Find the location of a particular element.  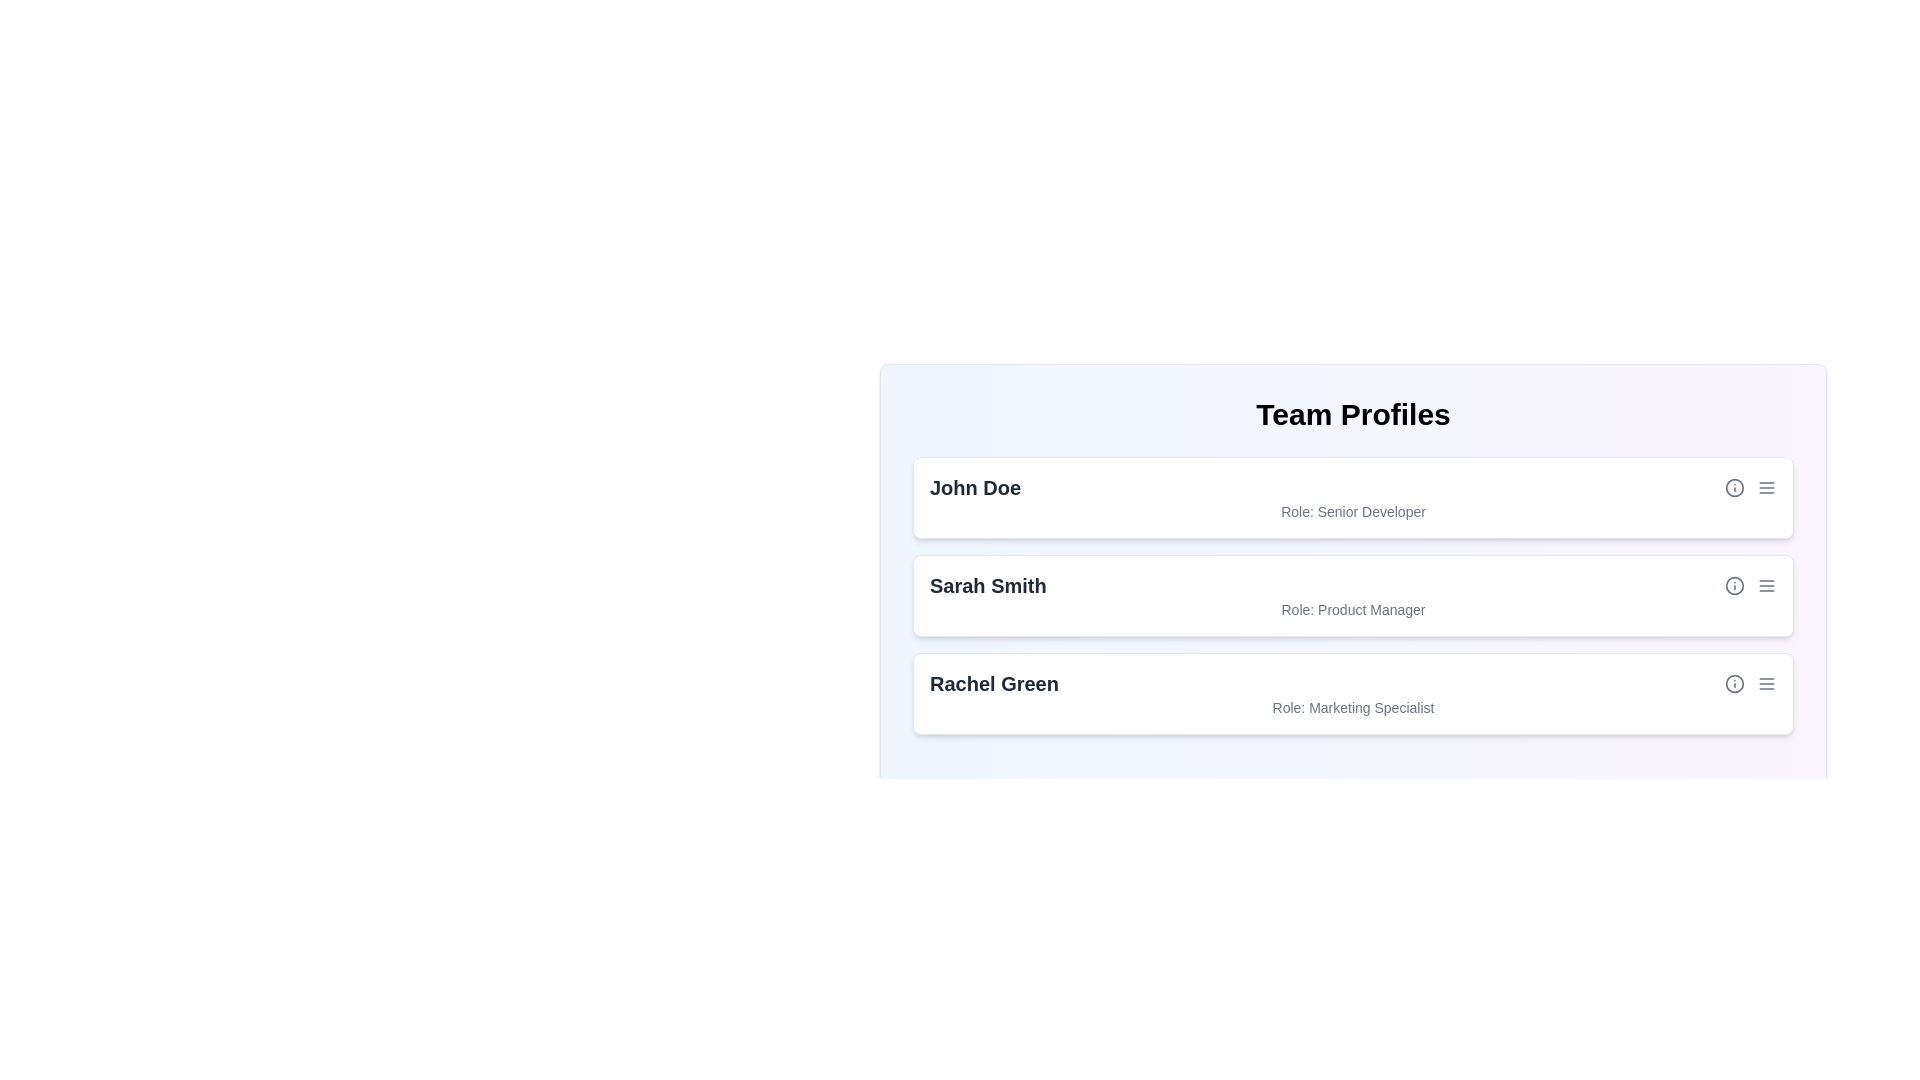

the text displaying 'Role: Product Manager', which is located below 'Sarah Smith' in the 'Team Profiles' area is located at coordinates (1353, 608).